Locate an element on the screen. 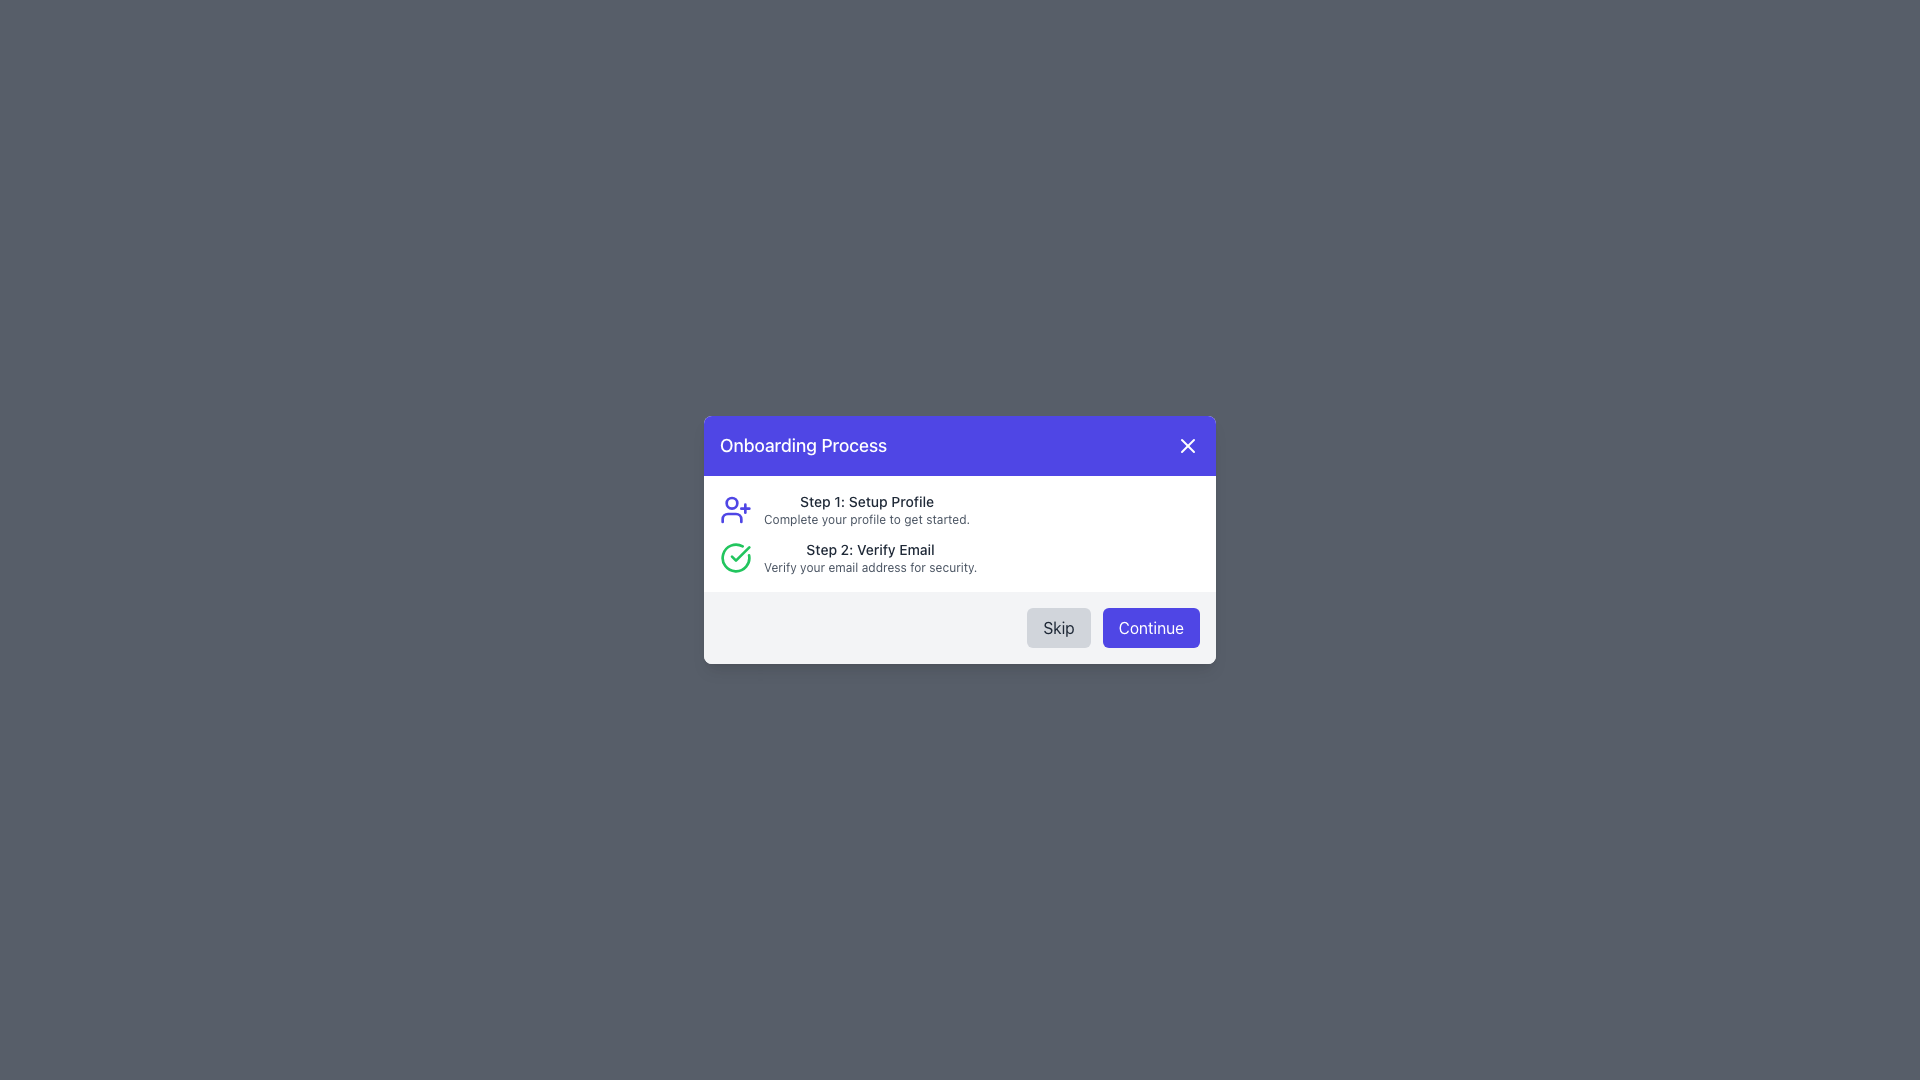  the 'Skip' or 'Continue' button in the Action Panel located at the bottom of the modal dialog labeled 'Onboarding Process' to observe hover effects is located at coordinates (960, 627).